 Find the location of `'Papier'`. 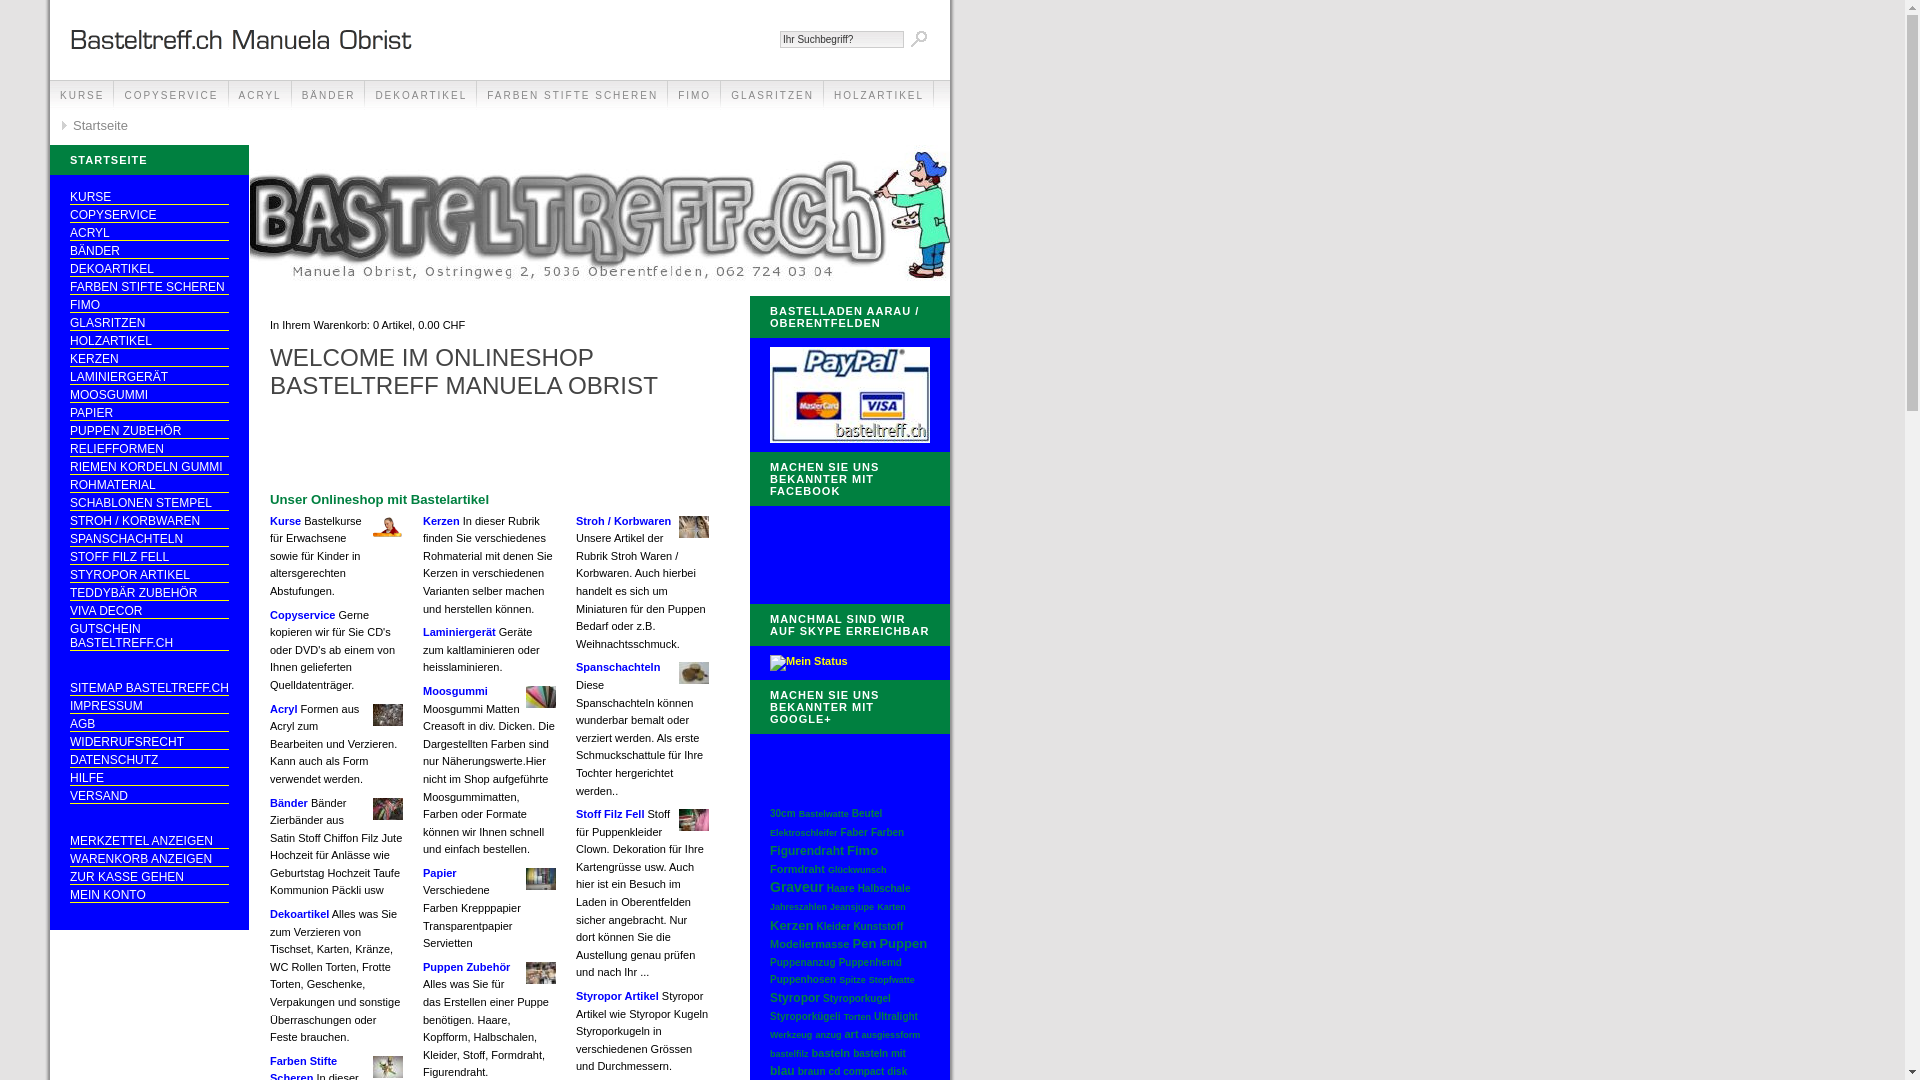

'Papier' is located at coordinates (439, 871).